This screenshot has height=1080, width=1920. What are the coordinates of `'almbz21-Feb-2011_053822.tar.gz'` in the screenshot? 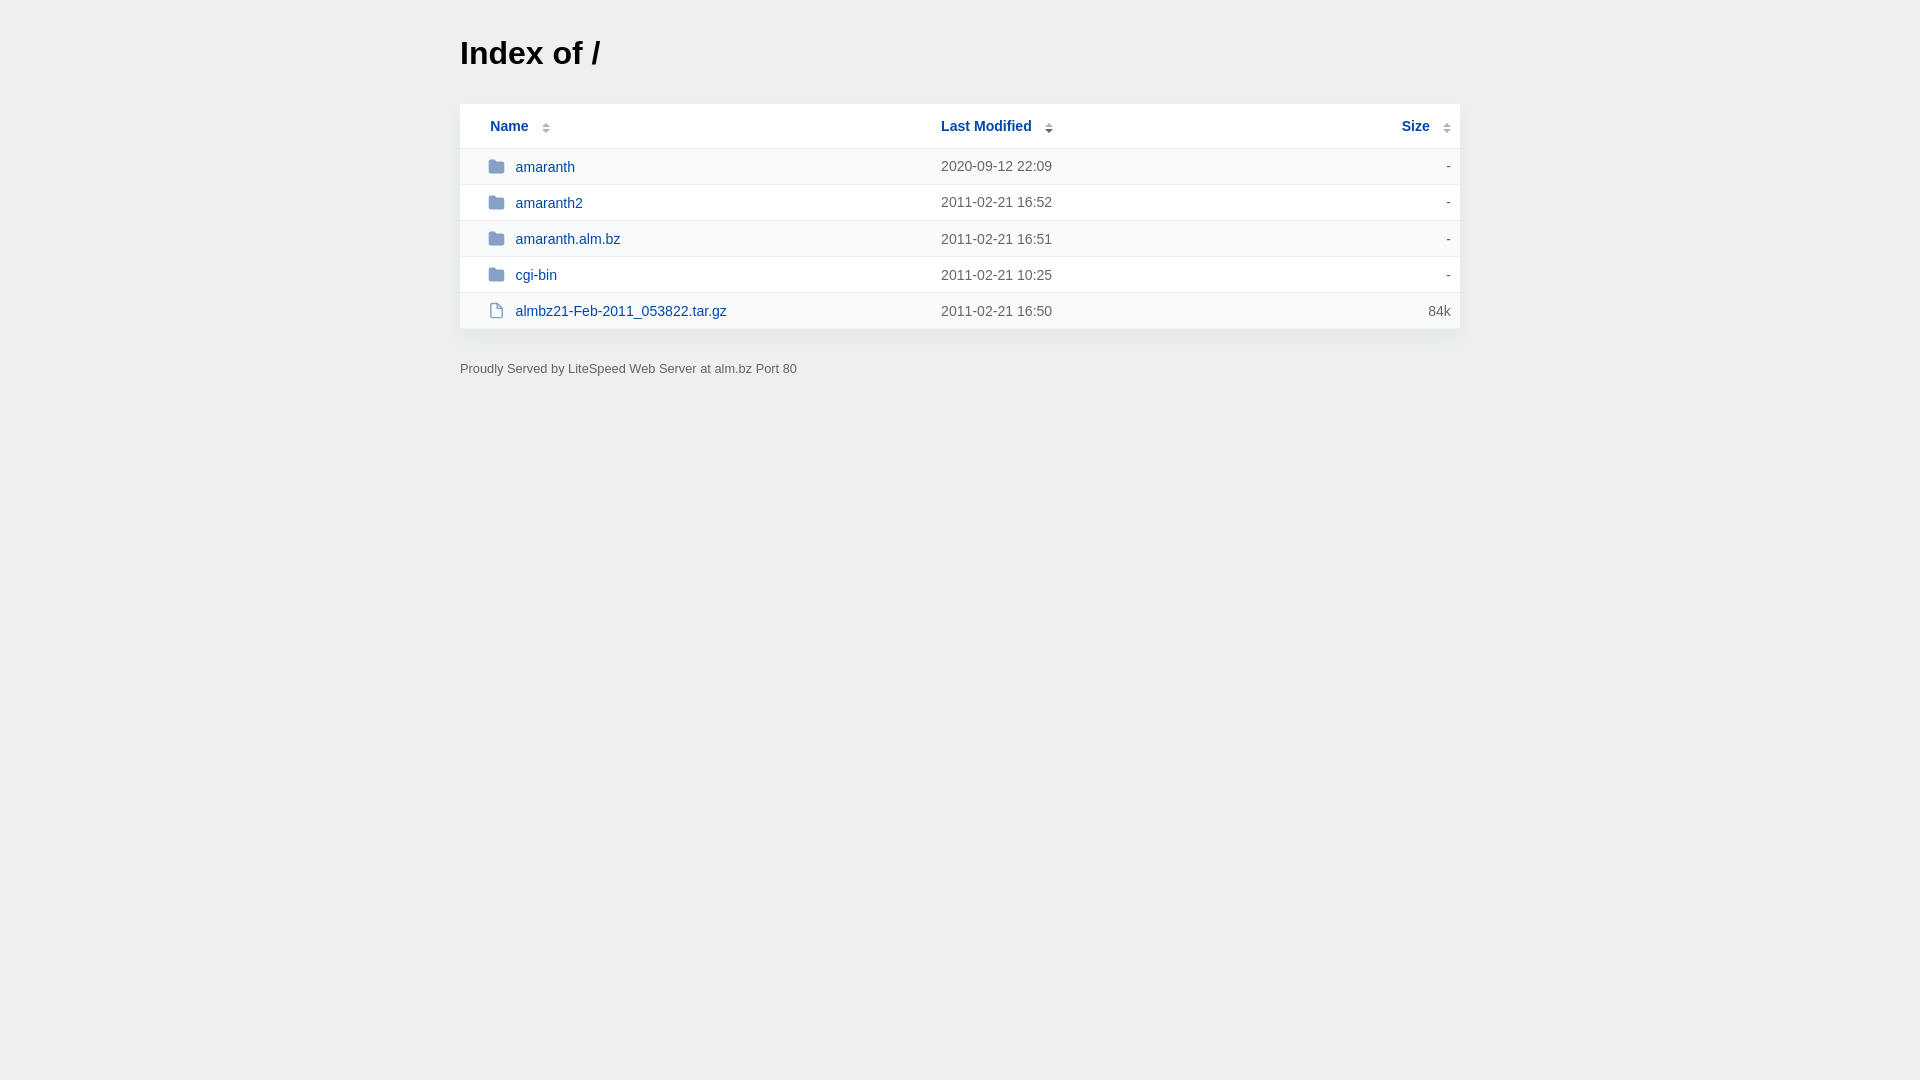 It's located at (705, 310).